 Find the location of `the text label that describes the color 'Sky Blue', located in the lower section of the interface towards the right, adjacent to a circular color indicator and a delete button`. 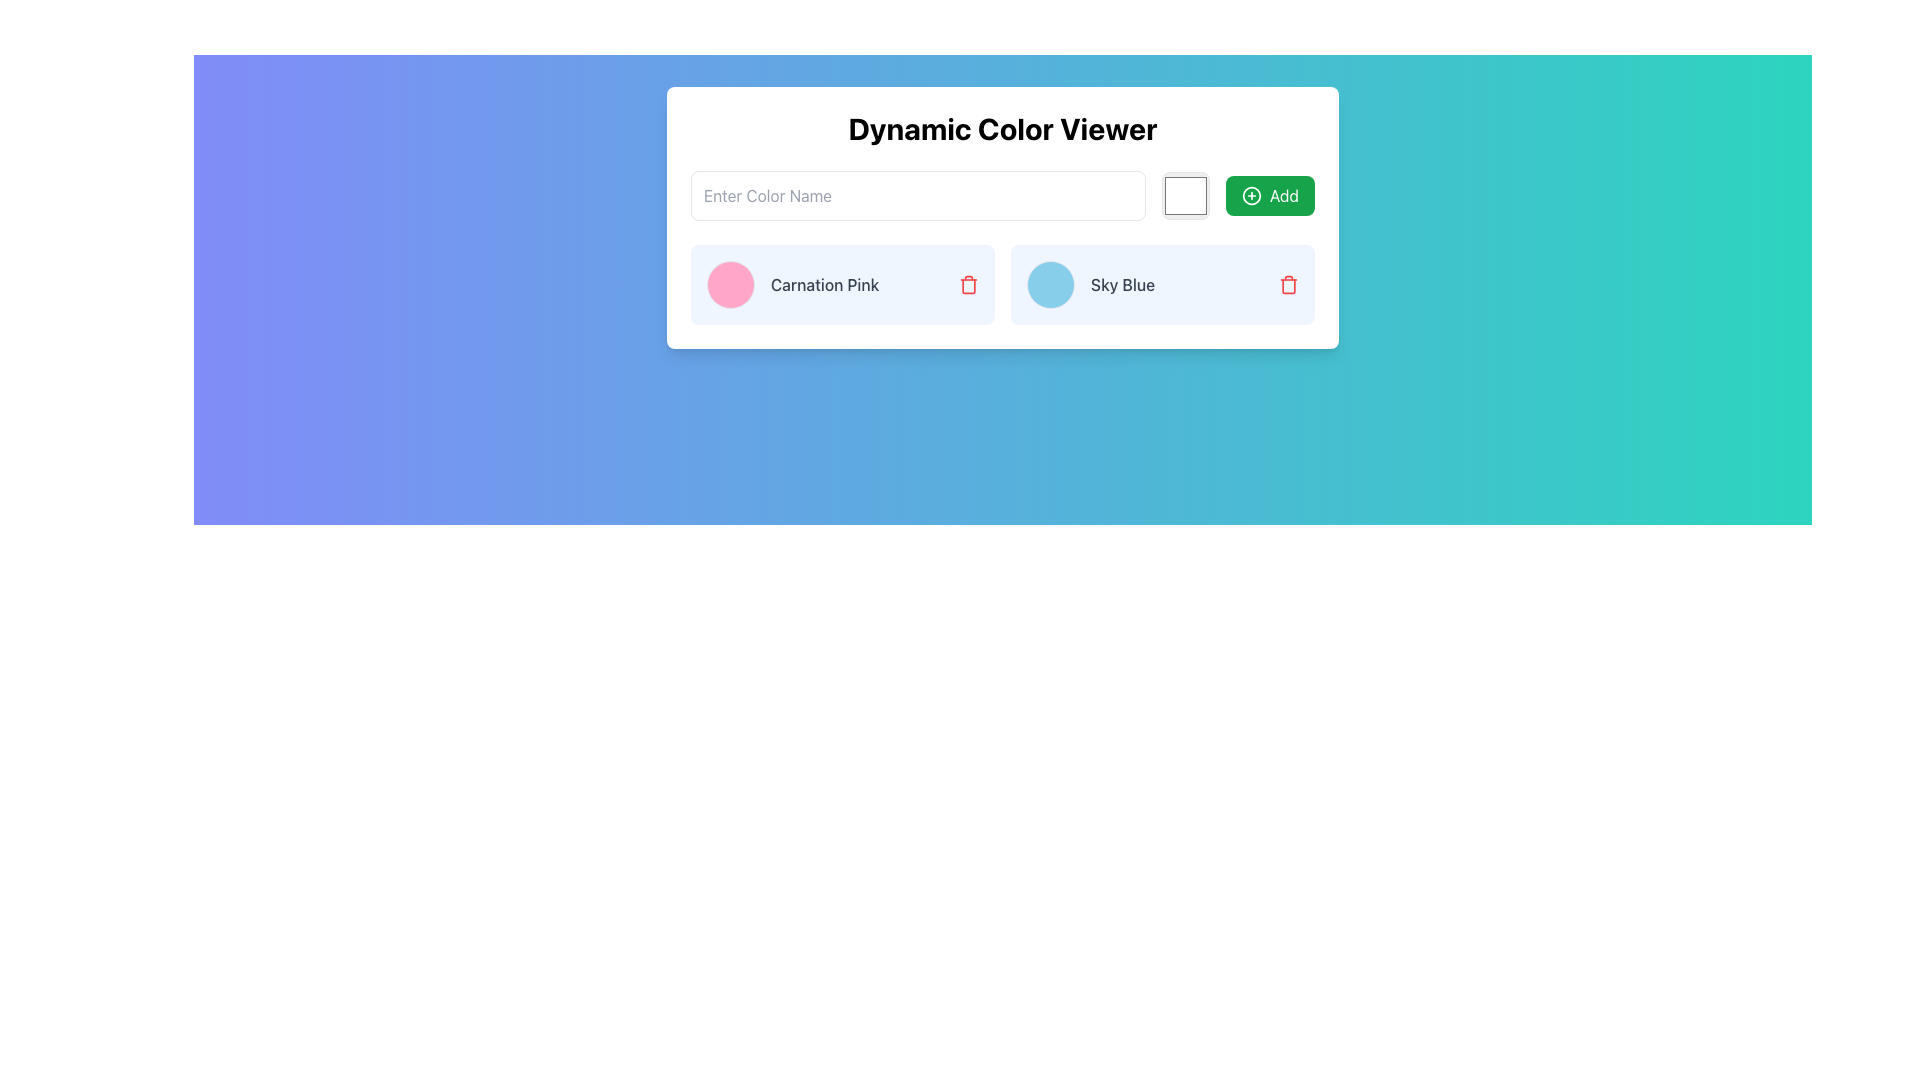

the text label that describes the color 'Sky Blue', located in the lower section of the interface towards the right, adjacent to a circular color indicator and a delete button is located at coordinates (1123, 285).